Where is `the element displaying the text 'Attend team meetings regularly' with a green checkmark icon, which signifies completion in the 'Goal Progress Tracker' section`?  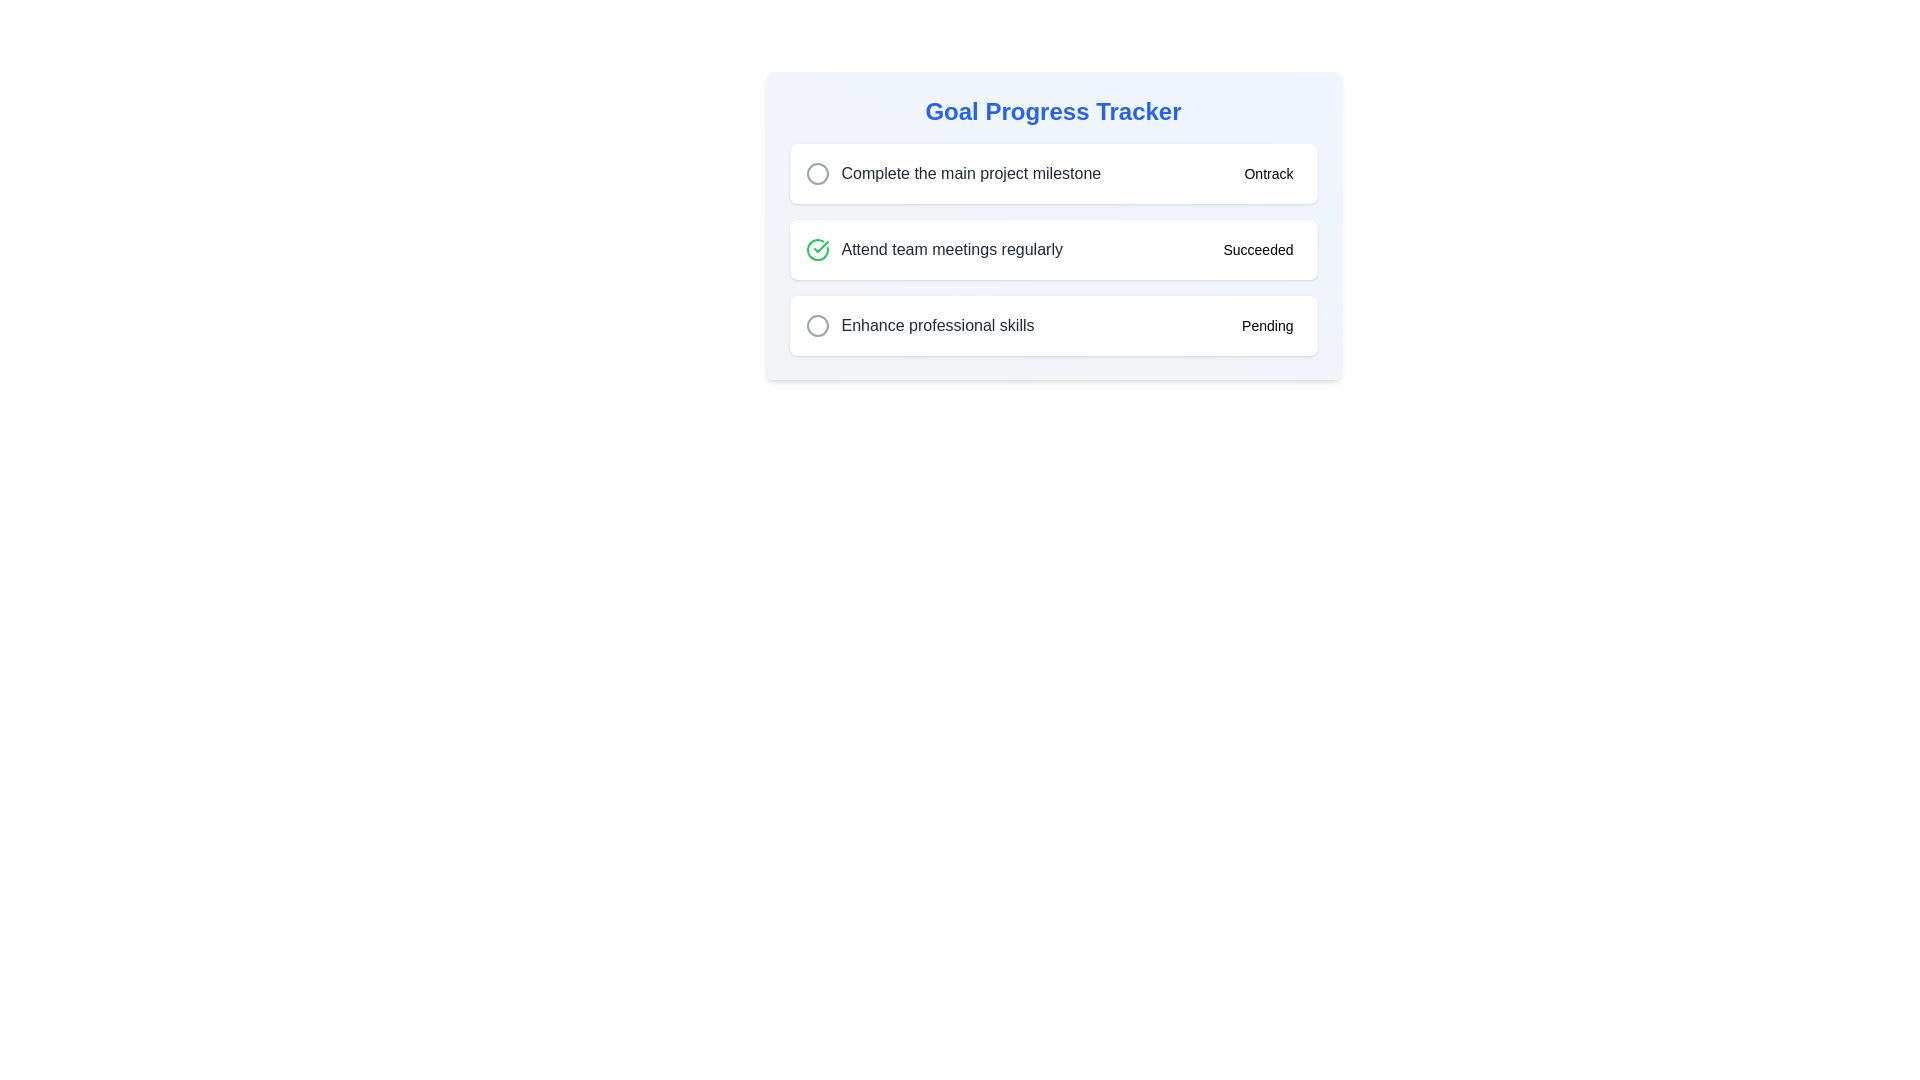 the element displaying the text 'Attend team meetings regularly' with a green checkmark icon, which signifies completion in the 'Goal Progress Tracker' section is located at coordinates (933, 249).